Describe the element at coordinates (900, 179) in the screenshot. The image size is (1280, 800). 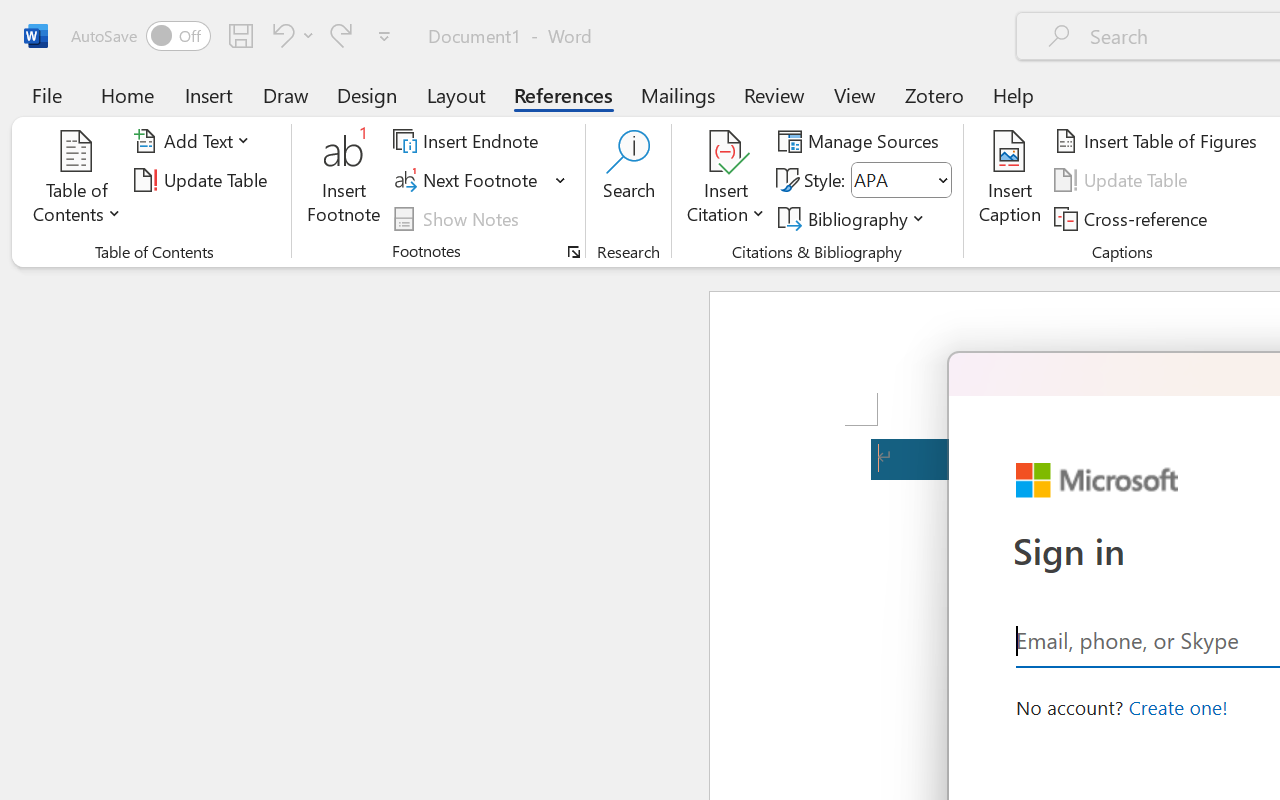
I see `'Style'` at that location.